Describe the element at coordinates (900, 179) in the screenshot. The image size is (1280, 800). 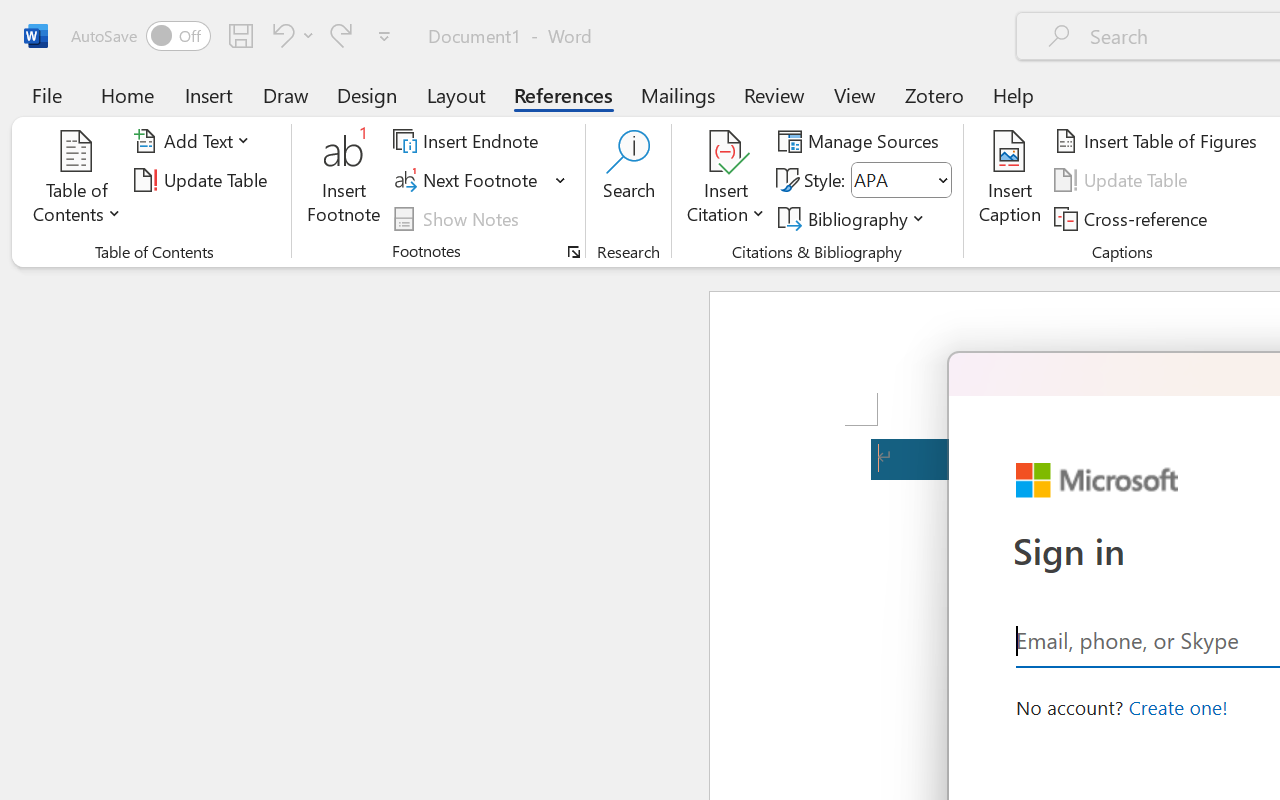
I see `'Style'` at that location.